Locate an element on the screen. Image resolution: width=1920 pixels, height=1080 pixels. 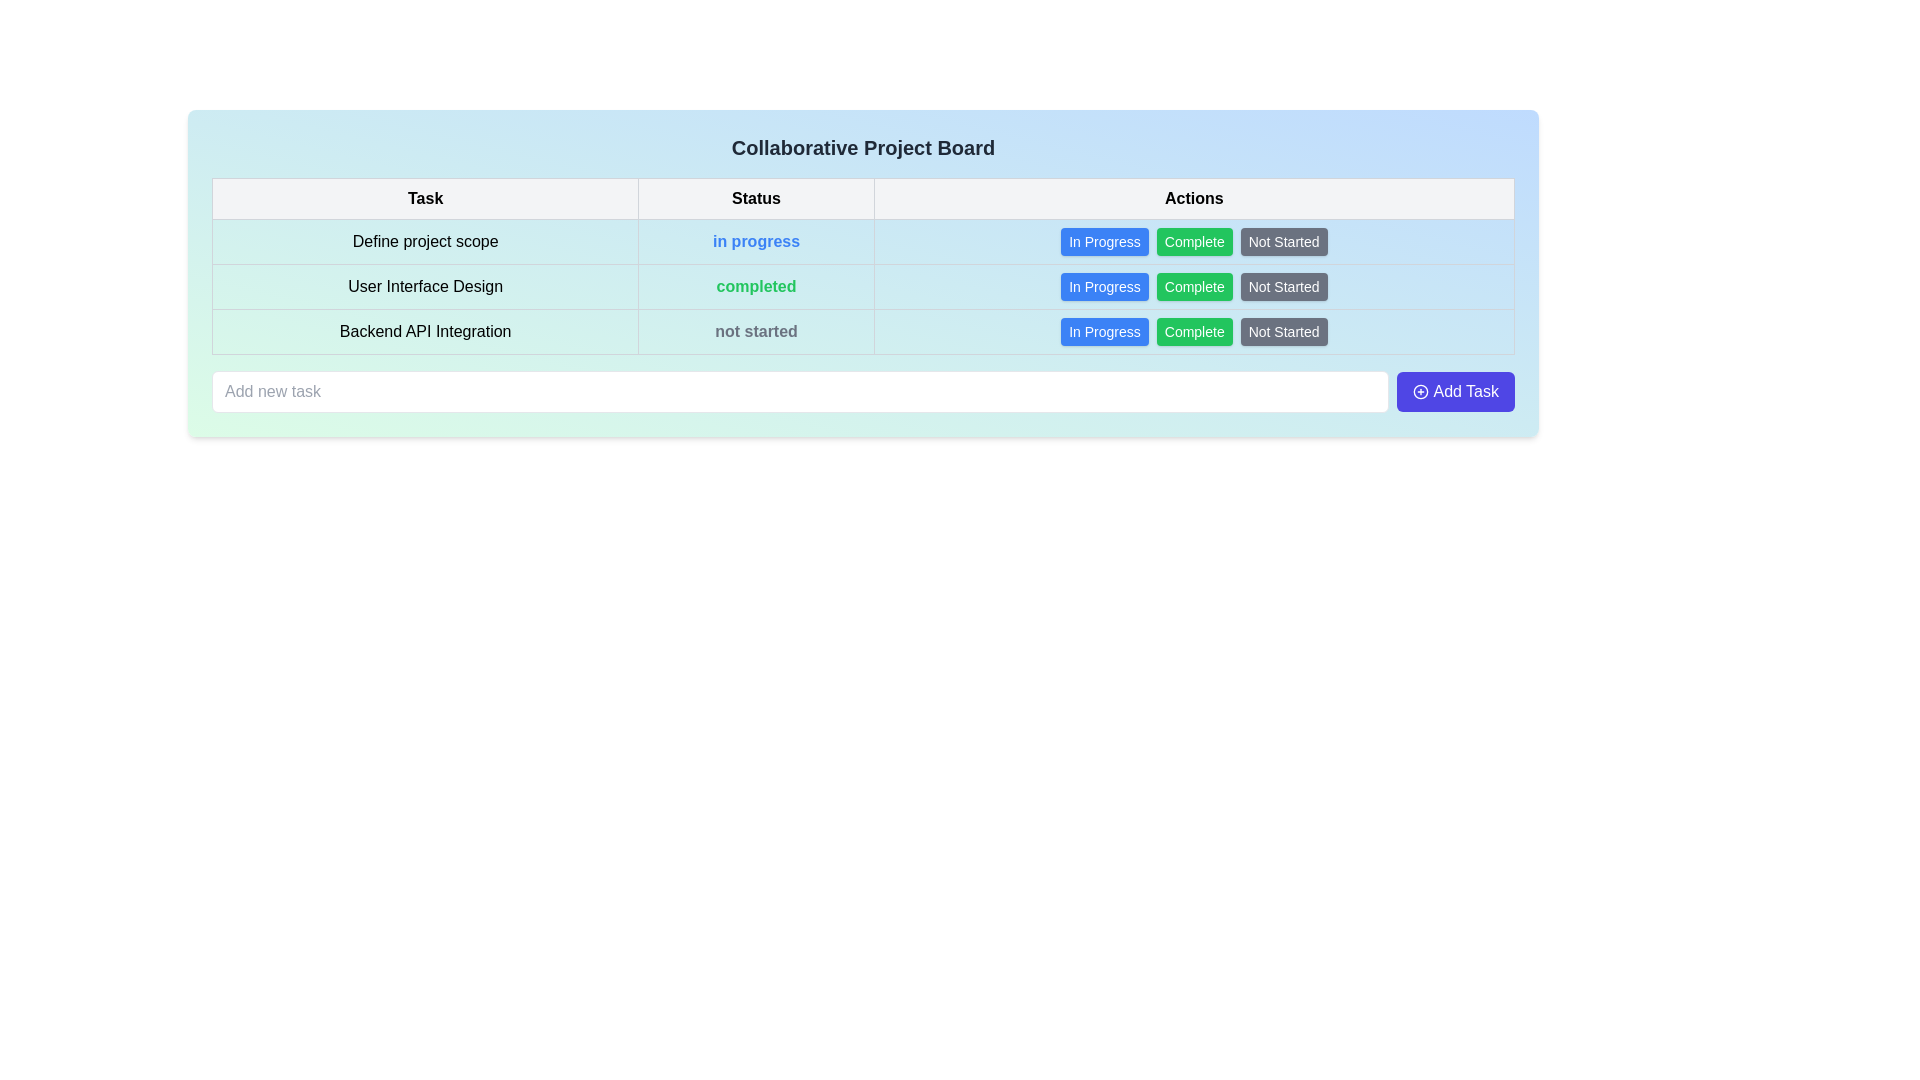
the 'Not Started' button, which is a rectangular button with rounded corners located in the 'Actions' column of the third row of the table is located at coordinates (1284, 330).